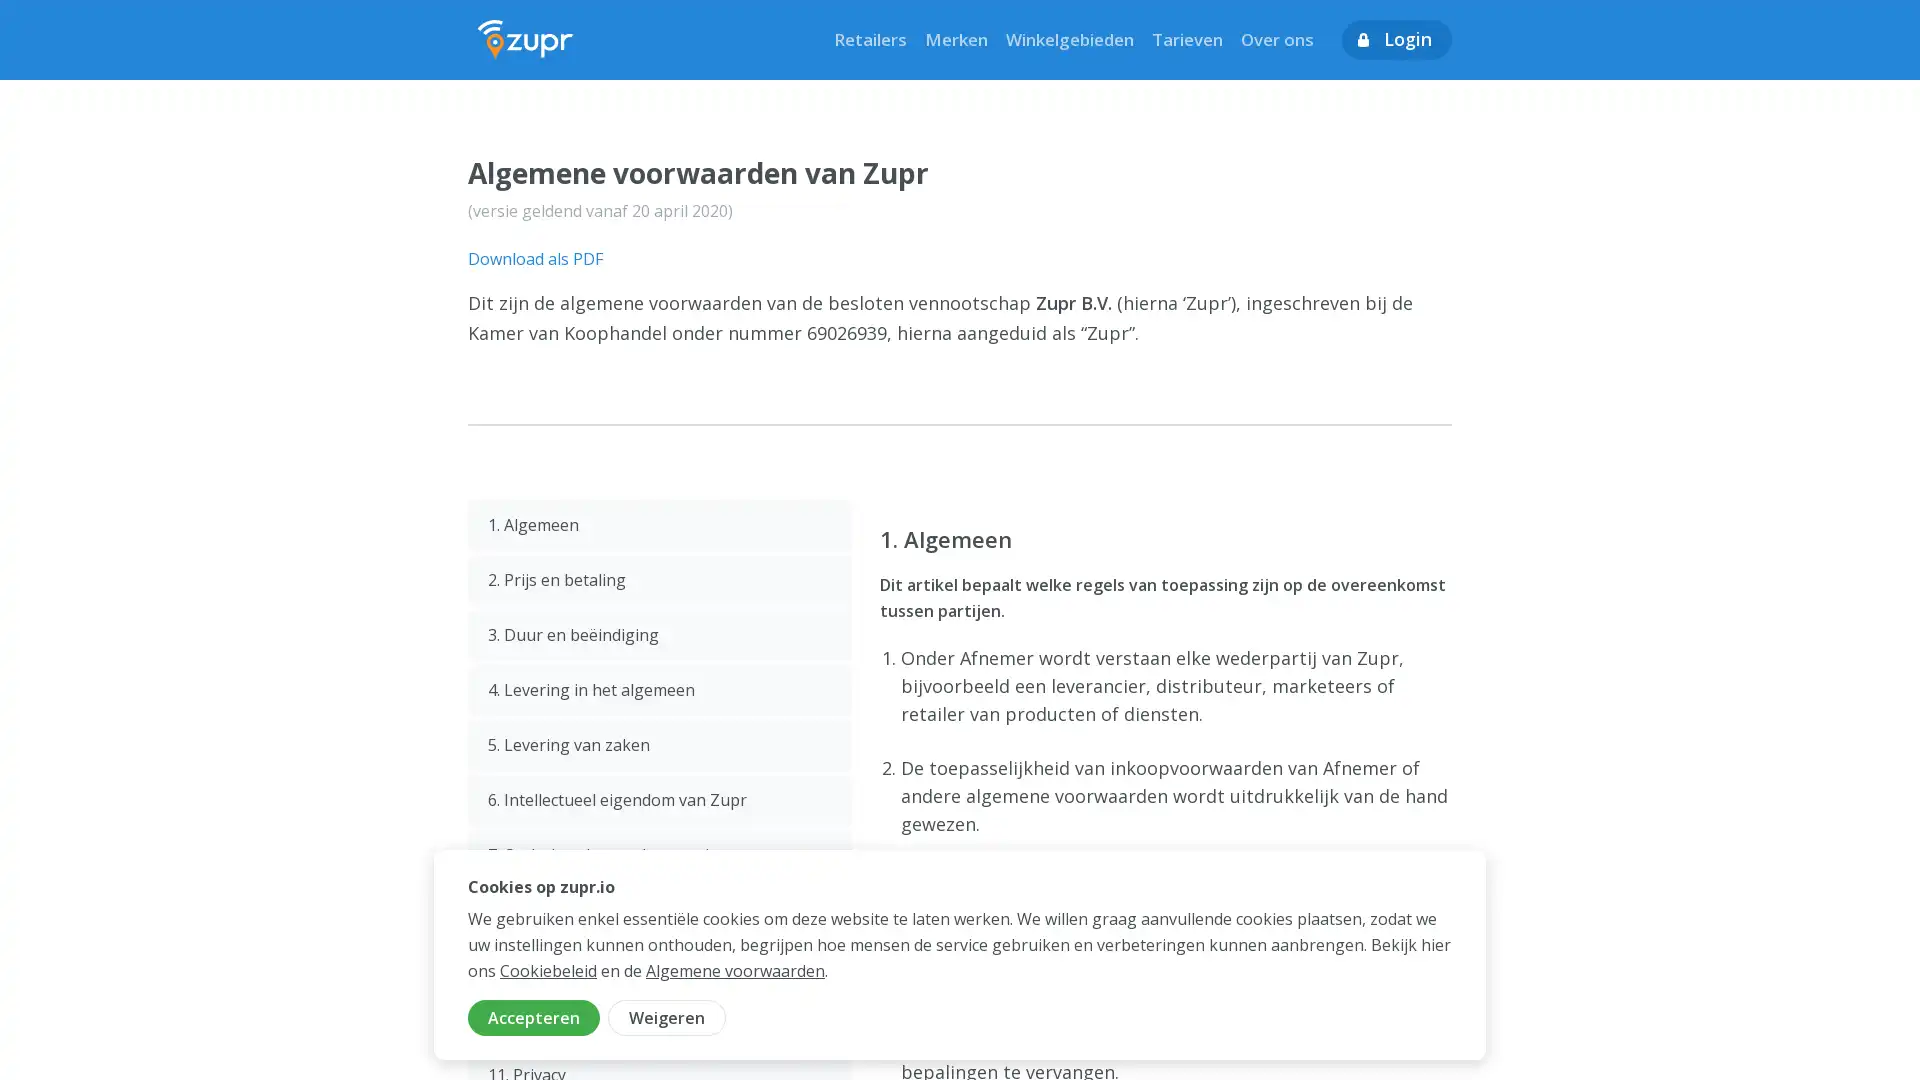 This screenshot has height=1080, width=1920. Describe the element at coordinates (667, 1018) in the screenshot. I see `Decline cookies` at that location.